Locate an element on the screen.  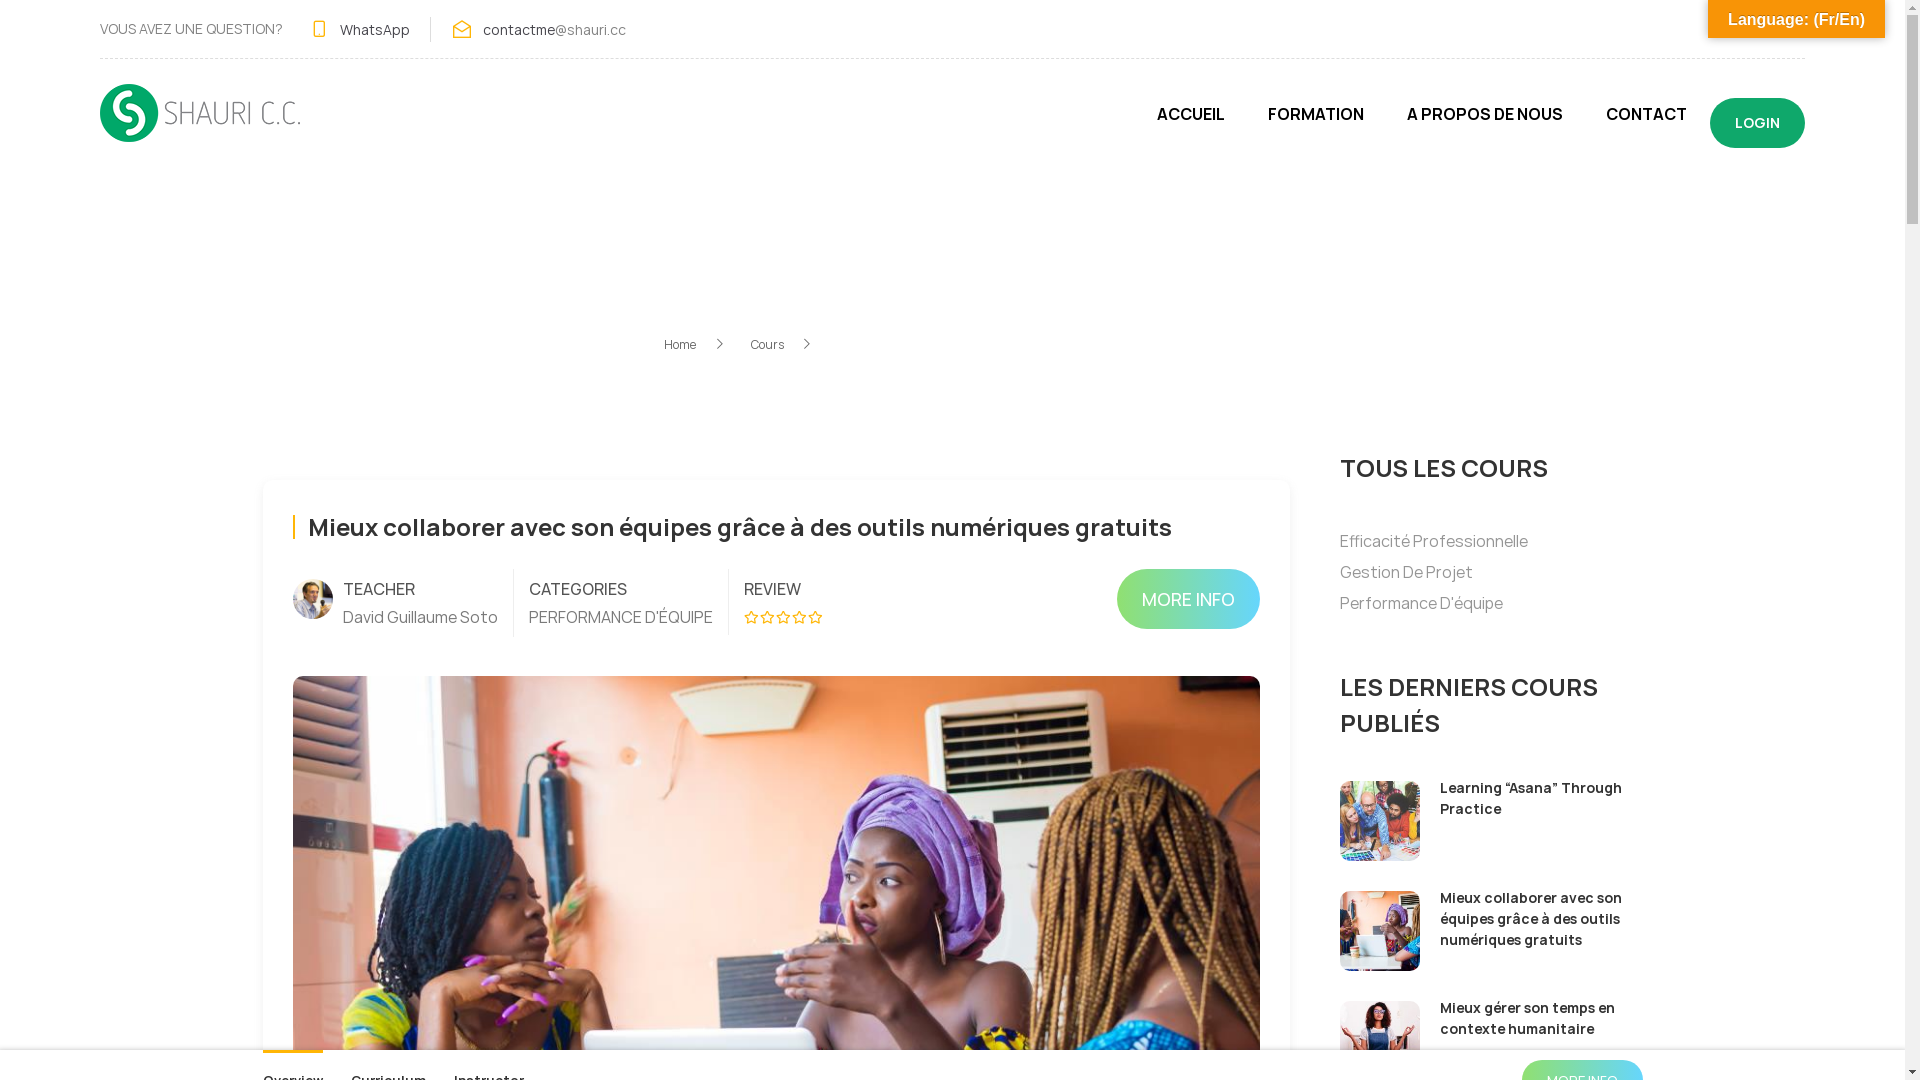
'LOGIN' is located at coordinates (1756, 123).